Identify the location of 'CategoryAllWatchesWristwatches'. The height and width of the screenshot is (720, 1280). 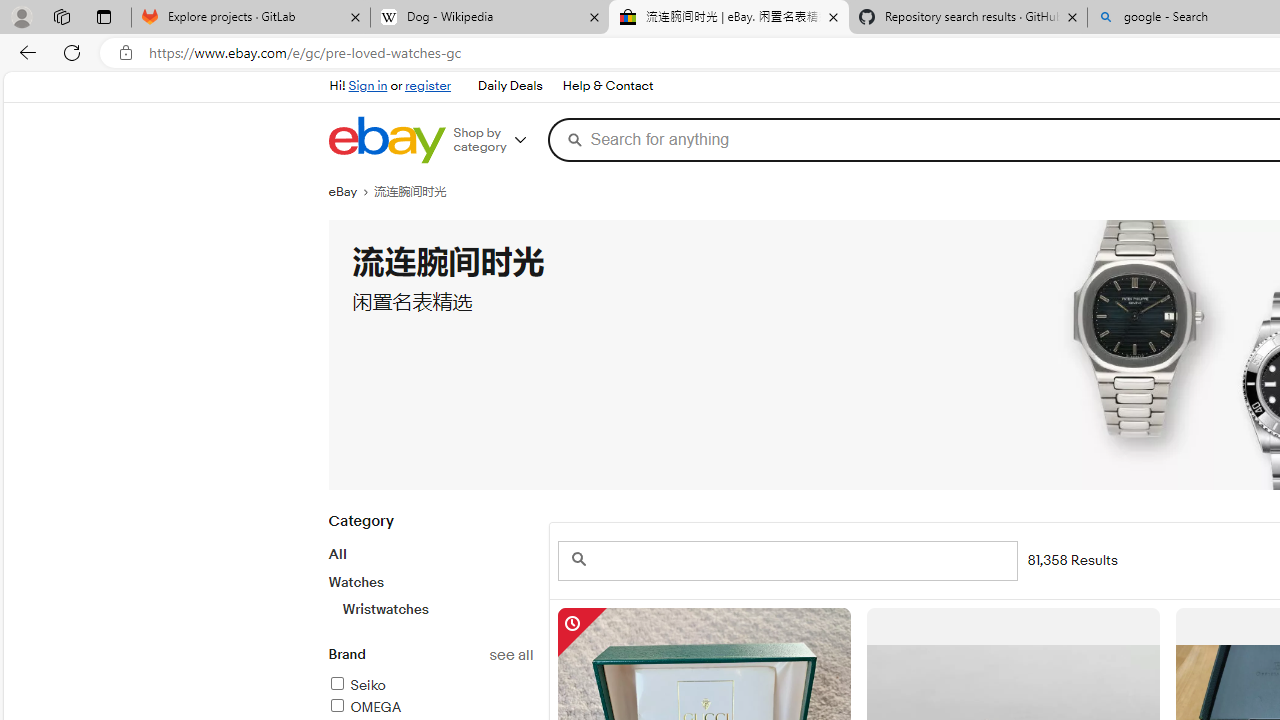
(429, 576).